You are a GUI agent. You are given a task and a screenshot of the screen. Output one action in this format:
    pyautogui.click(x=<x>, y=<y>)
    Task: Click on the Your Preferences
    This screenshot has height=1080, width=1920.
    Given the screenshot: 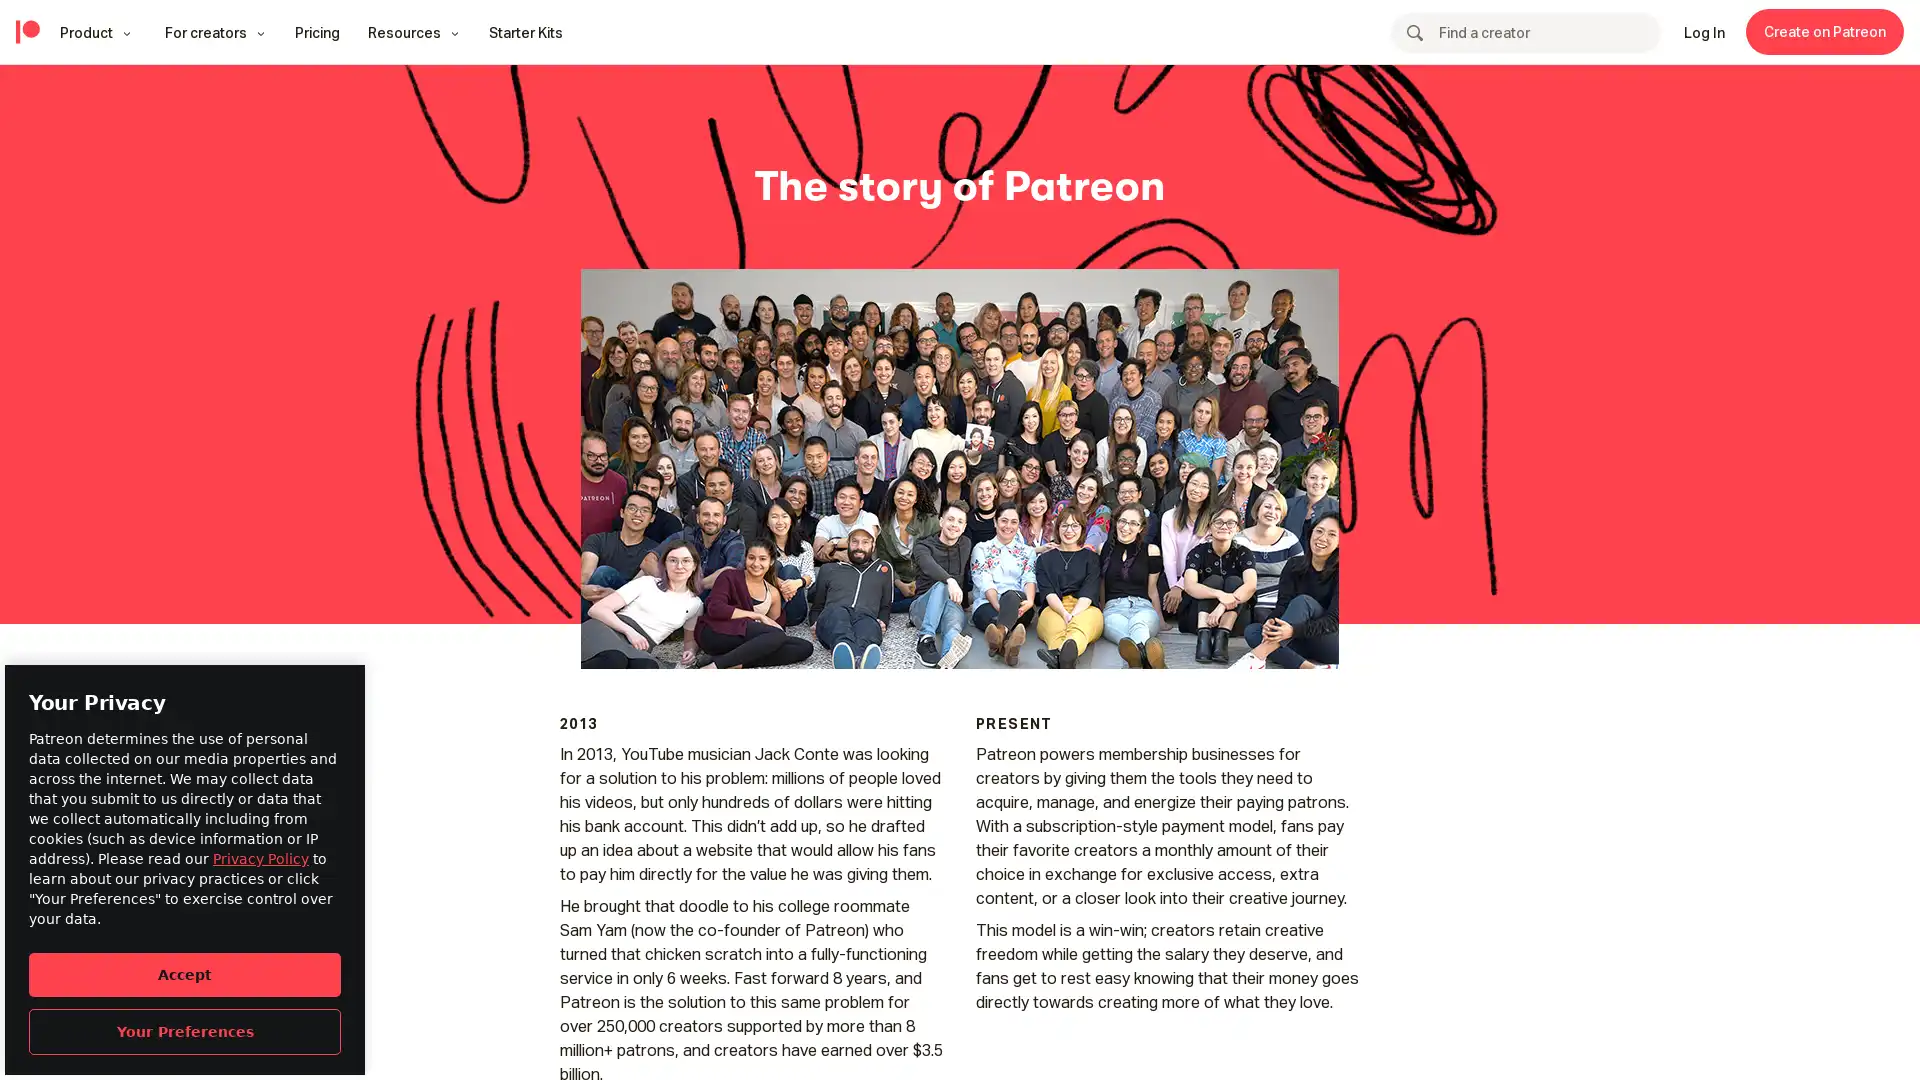 What is the action you would take?
    pyautogui.click(x=185, y=1031)
    